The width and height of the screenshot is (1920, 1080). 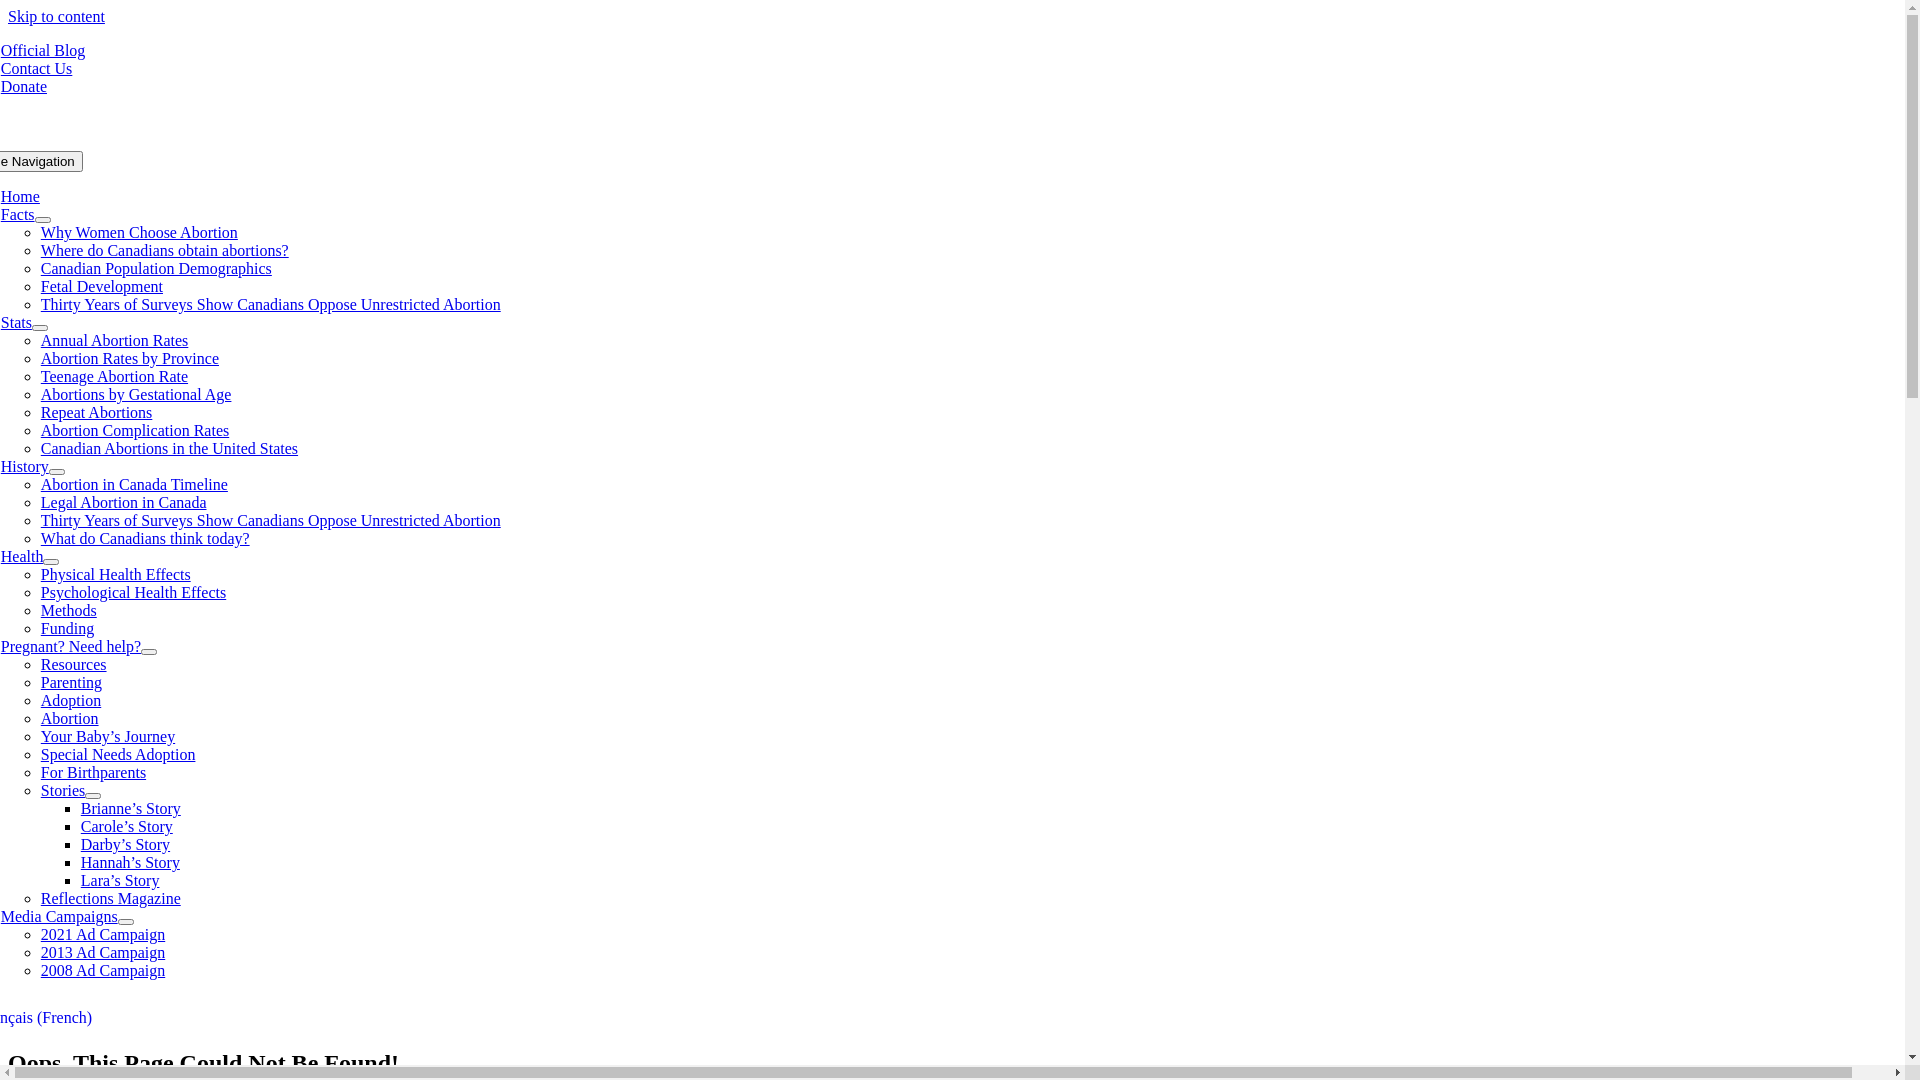 I want to click on 'Abortion Complication Rates', so click(x=133, y=429).